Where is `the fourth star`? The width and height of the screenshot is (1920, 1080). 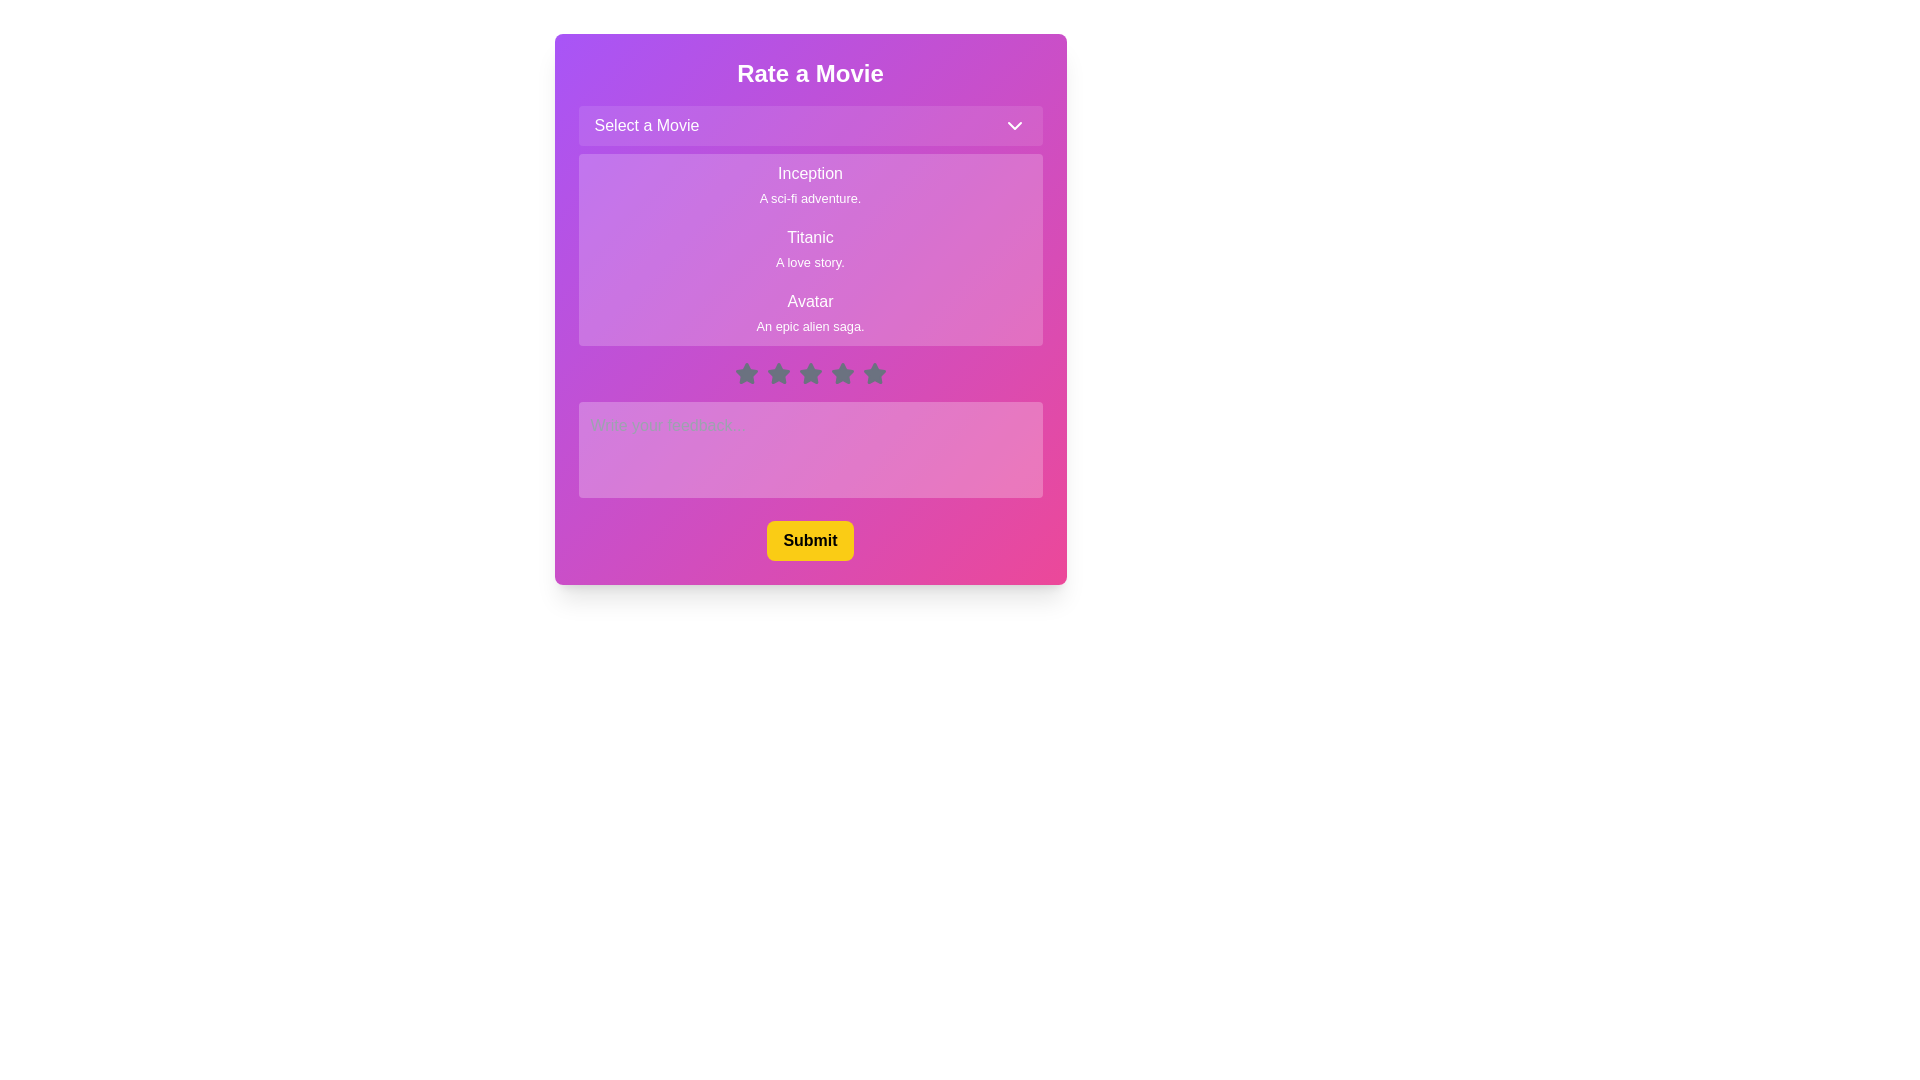 the fourth star is located at coordinates (810, 374).